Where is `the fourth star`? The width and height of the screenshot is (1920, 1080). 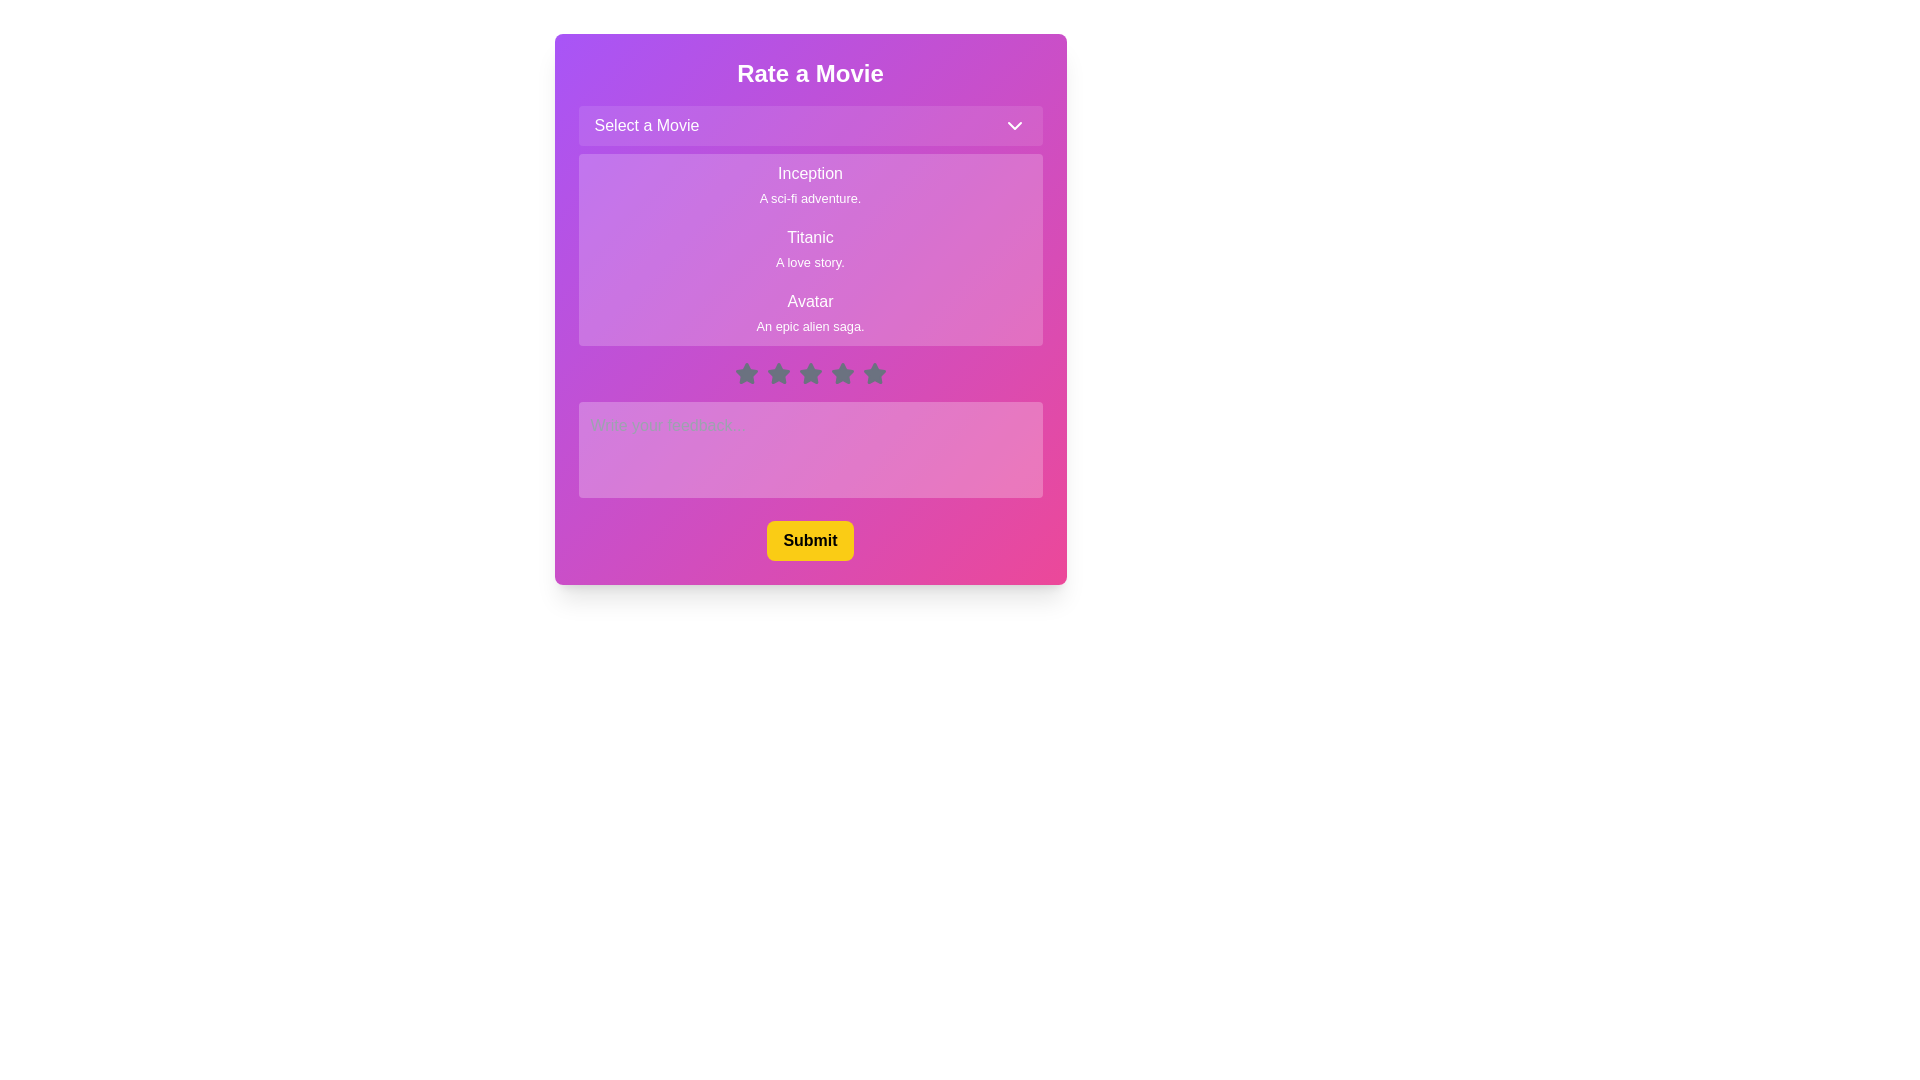 the fourth star is located at coordinates (810, 374).